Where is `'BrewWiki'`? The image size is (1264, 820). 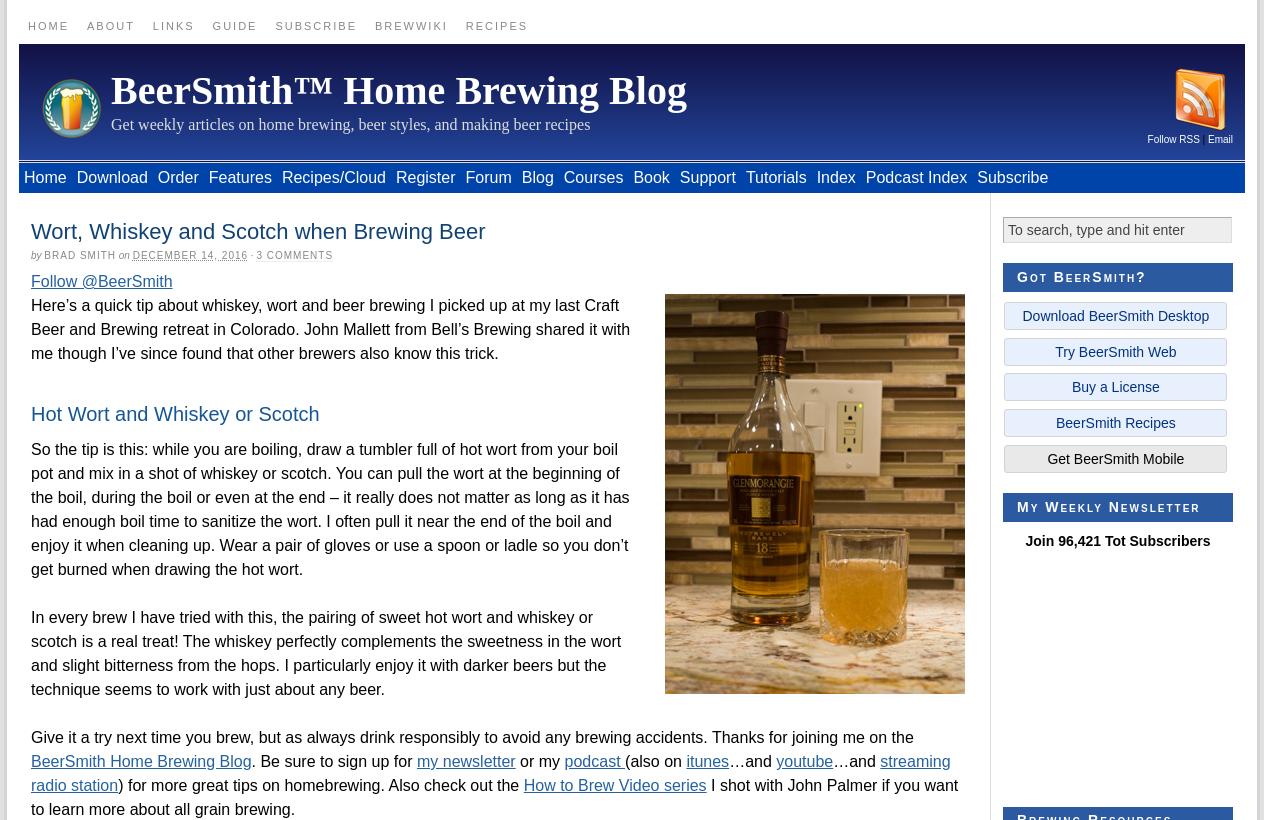
'BrewWiki' is located at coordinates (409, 24).